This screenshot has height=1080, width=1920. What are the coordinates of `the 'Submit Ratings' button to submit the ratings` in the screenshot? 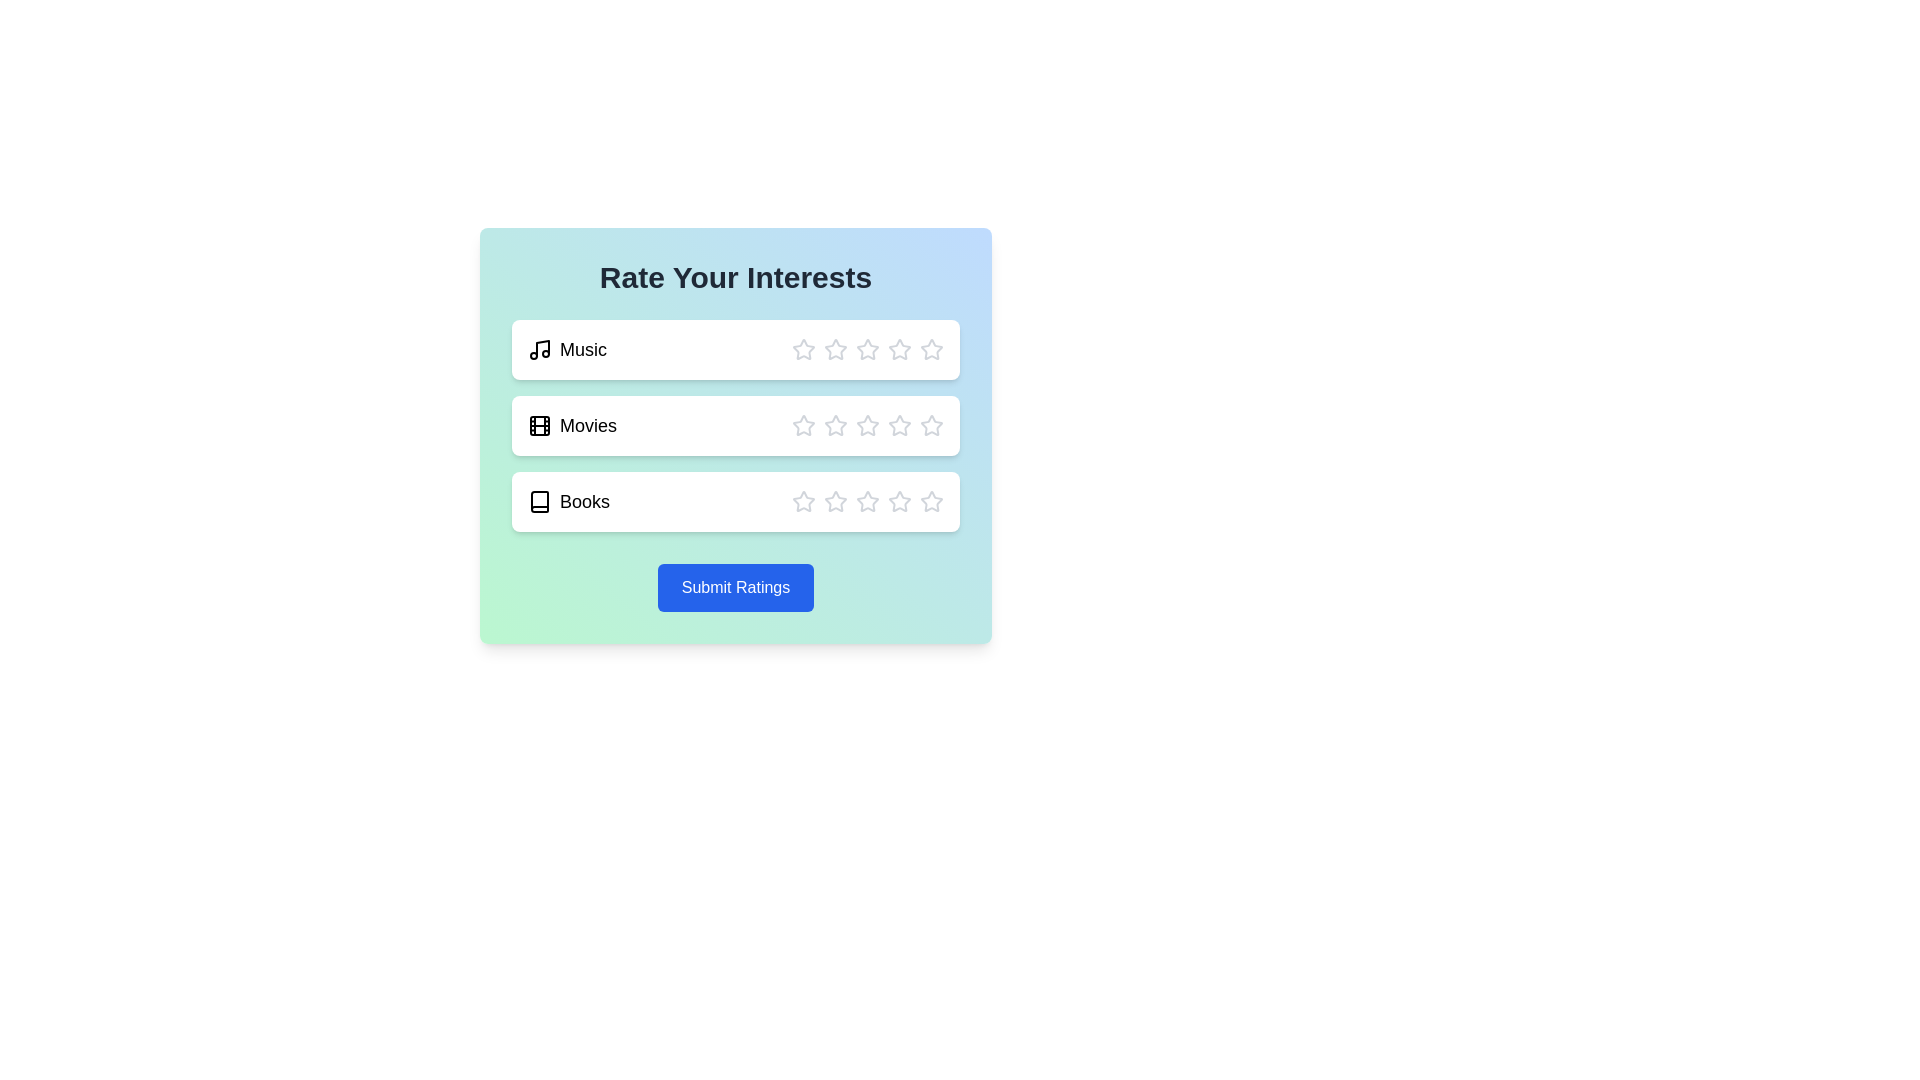 It's located at (734, 586).